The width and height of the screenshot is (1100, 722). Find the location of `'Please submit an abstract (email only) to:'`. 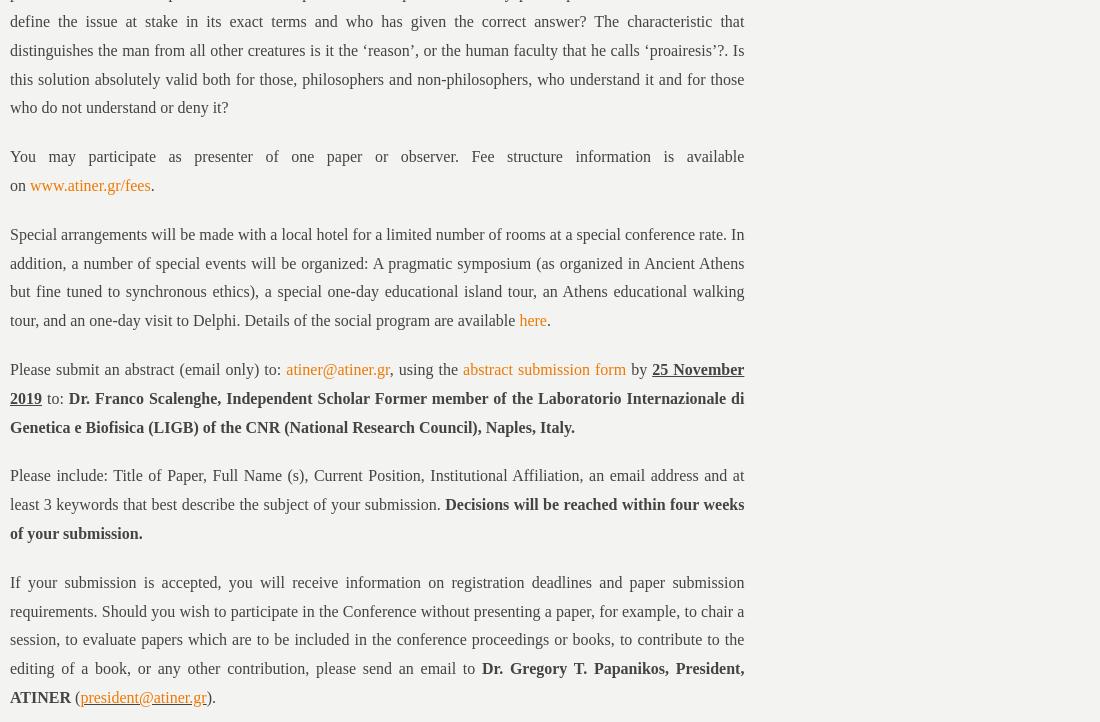

'Please submit an abstract (email only) to:' is located at coordinates (146, 368).